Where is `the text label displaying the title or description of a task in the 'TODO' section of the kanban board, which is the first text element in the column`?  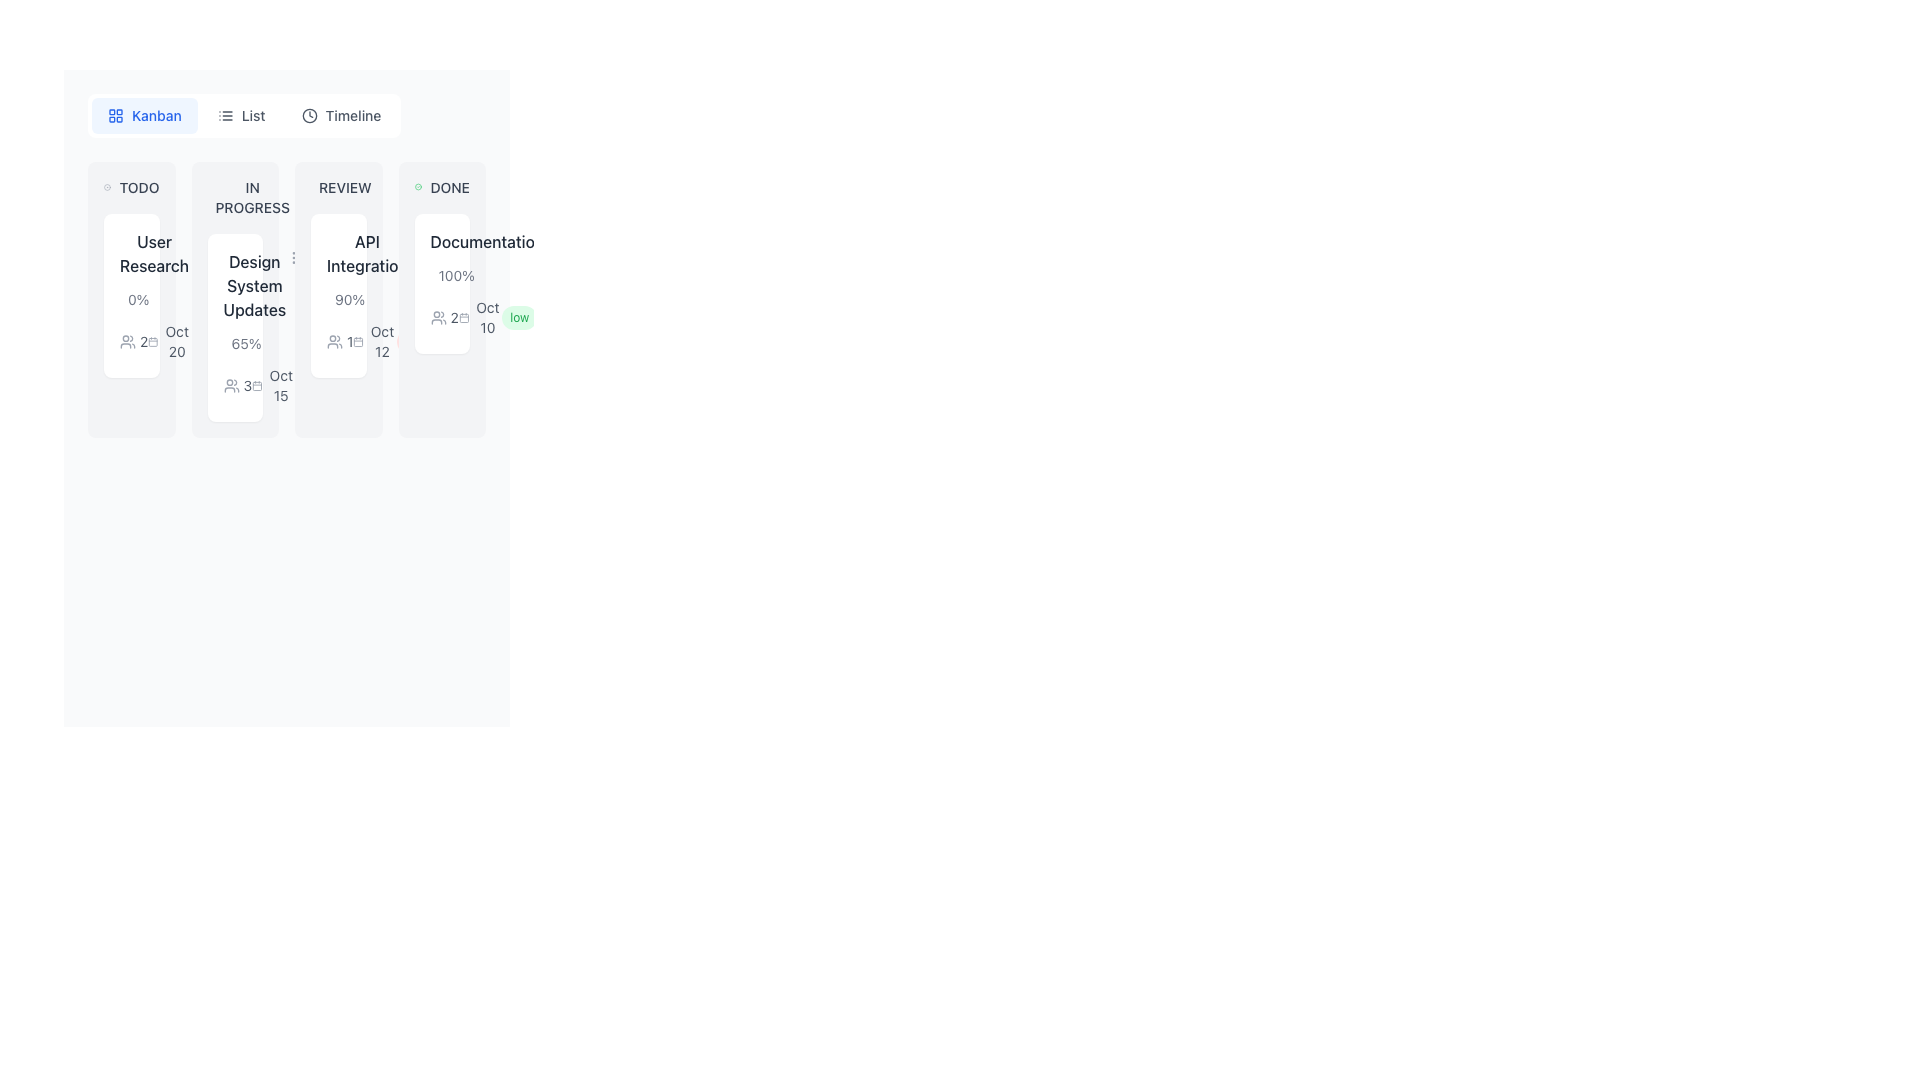 the text label displaying the title or description of a task in the 'TODO' section of the kanban board, which is the first text element in the column is located at coordinates (153, 253).